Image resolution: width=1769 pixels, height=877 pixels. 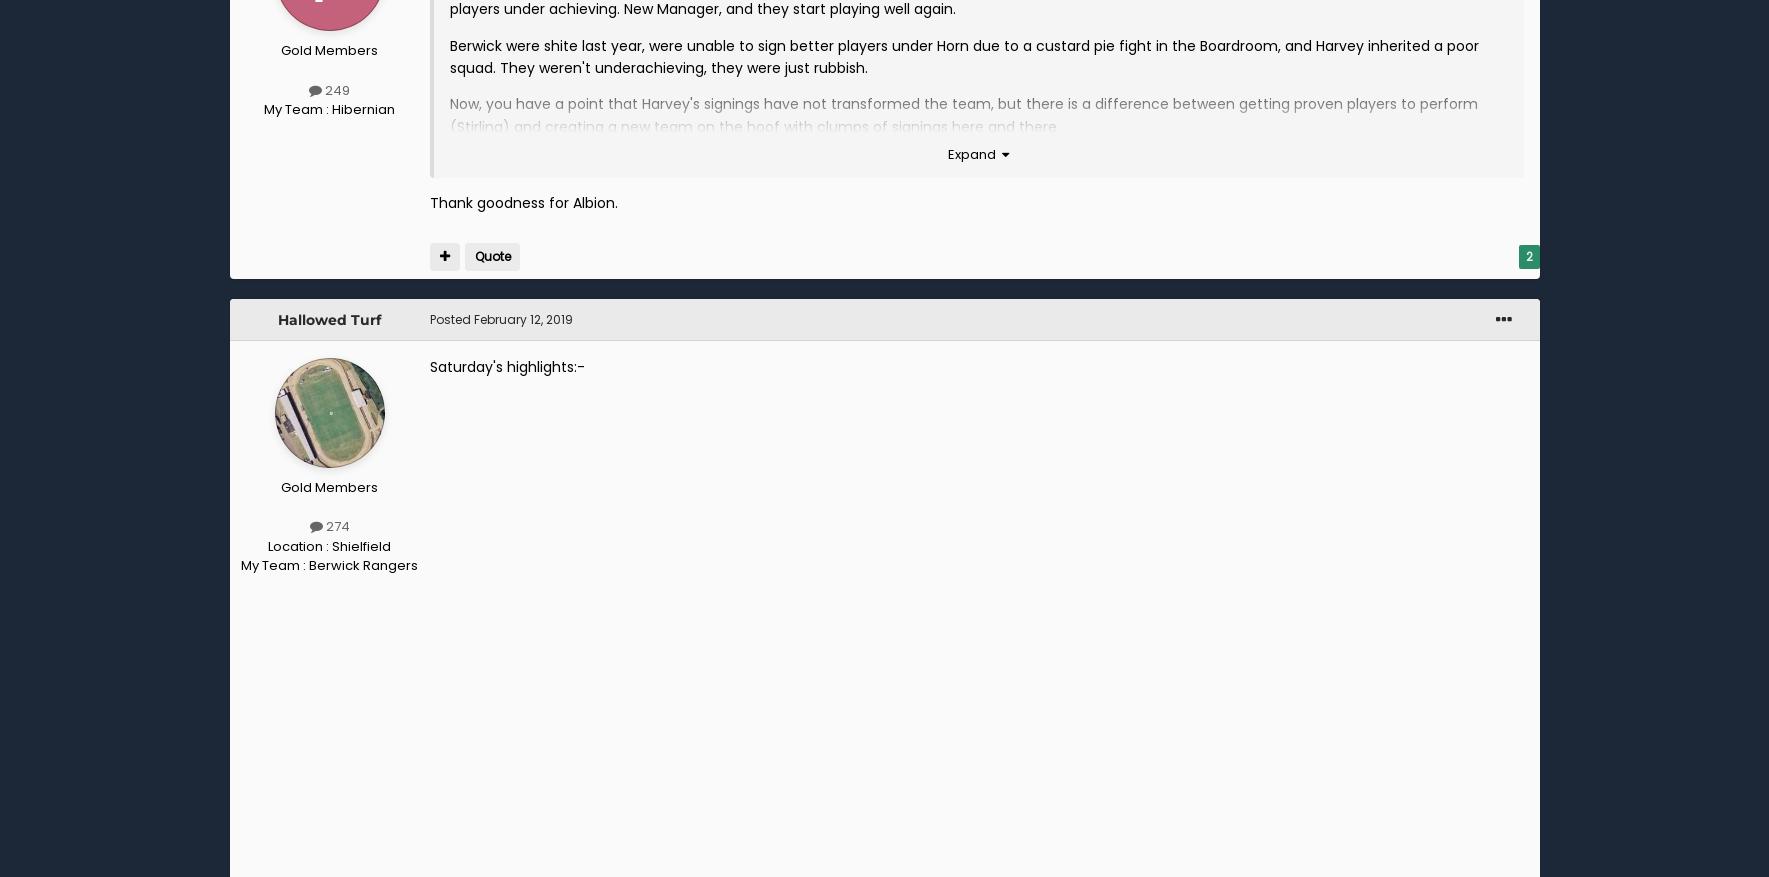 I want to click on 'Thank goodness for Albion.', so click(x=524, y=202).